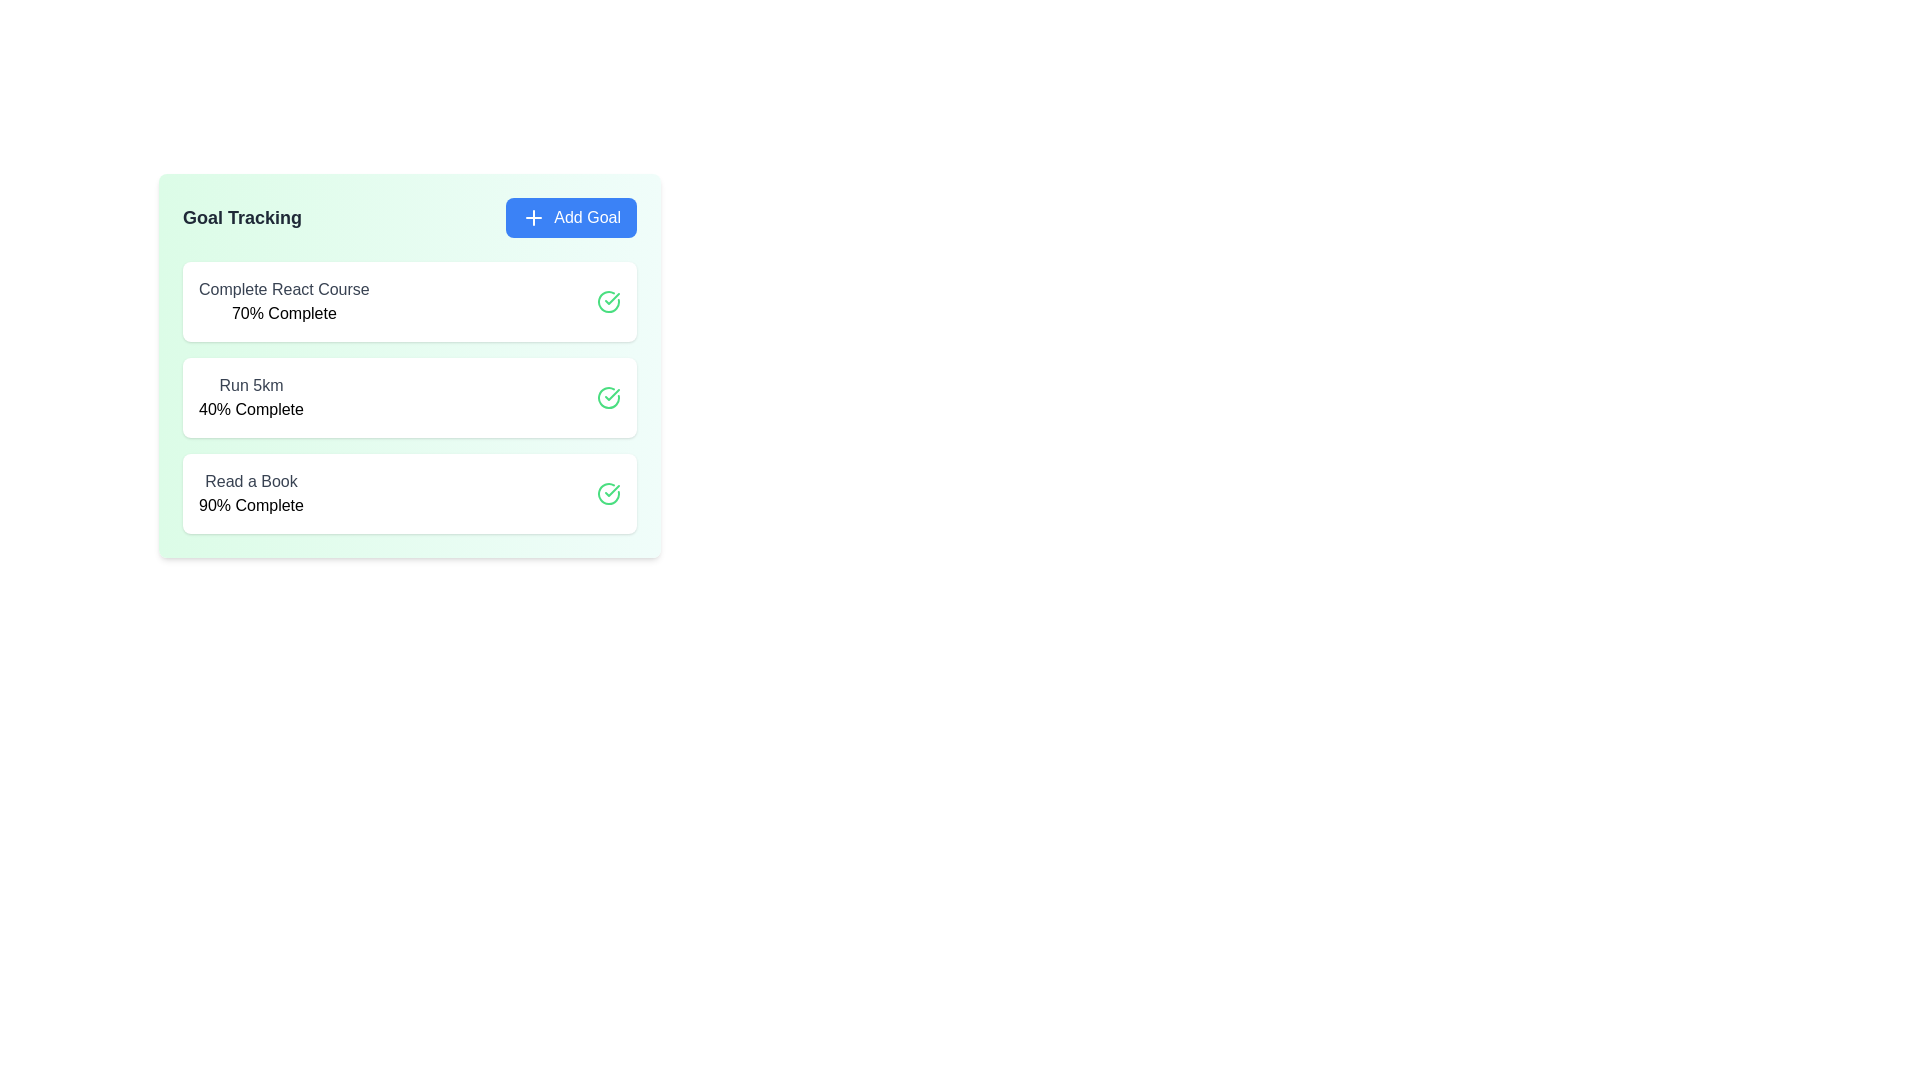 This screenshot has height=1080, width=1920. Describe the element at coordinates (611, 394) in the screenshot. I see `checkmark icon with a green outline located in the third progress card labeled 'Read a Book 90% Complete' for visual feedback` at that location.